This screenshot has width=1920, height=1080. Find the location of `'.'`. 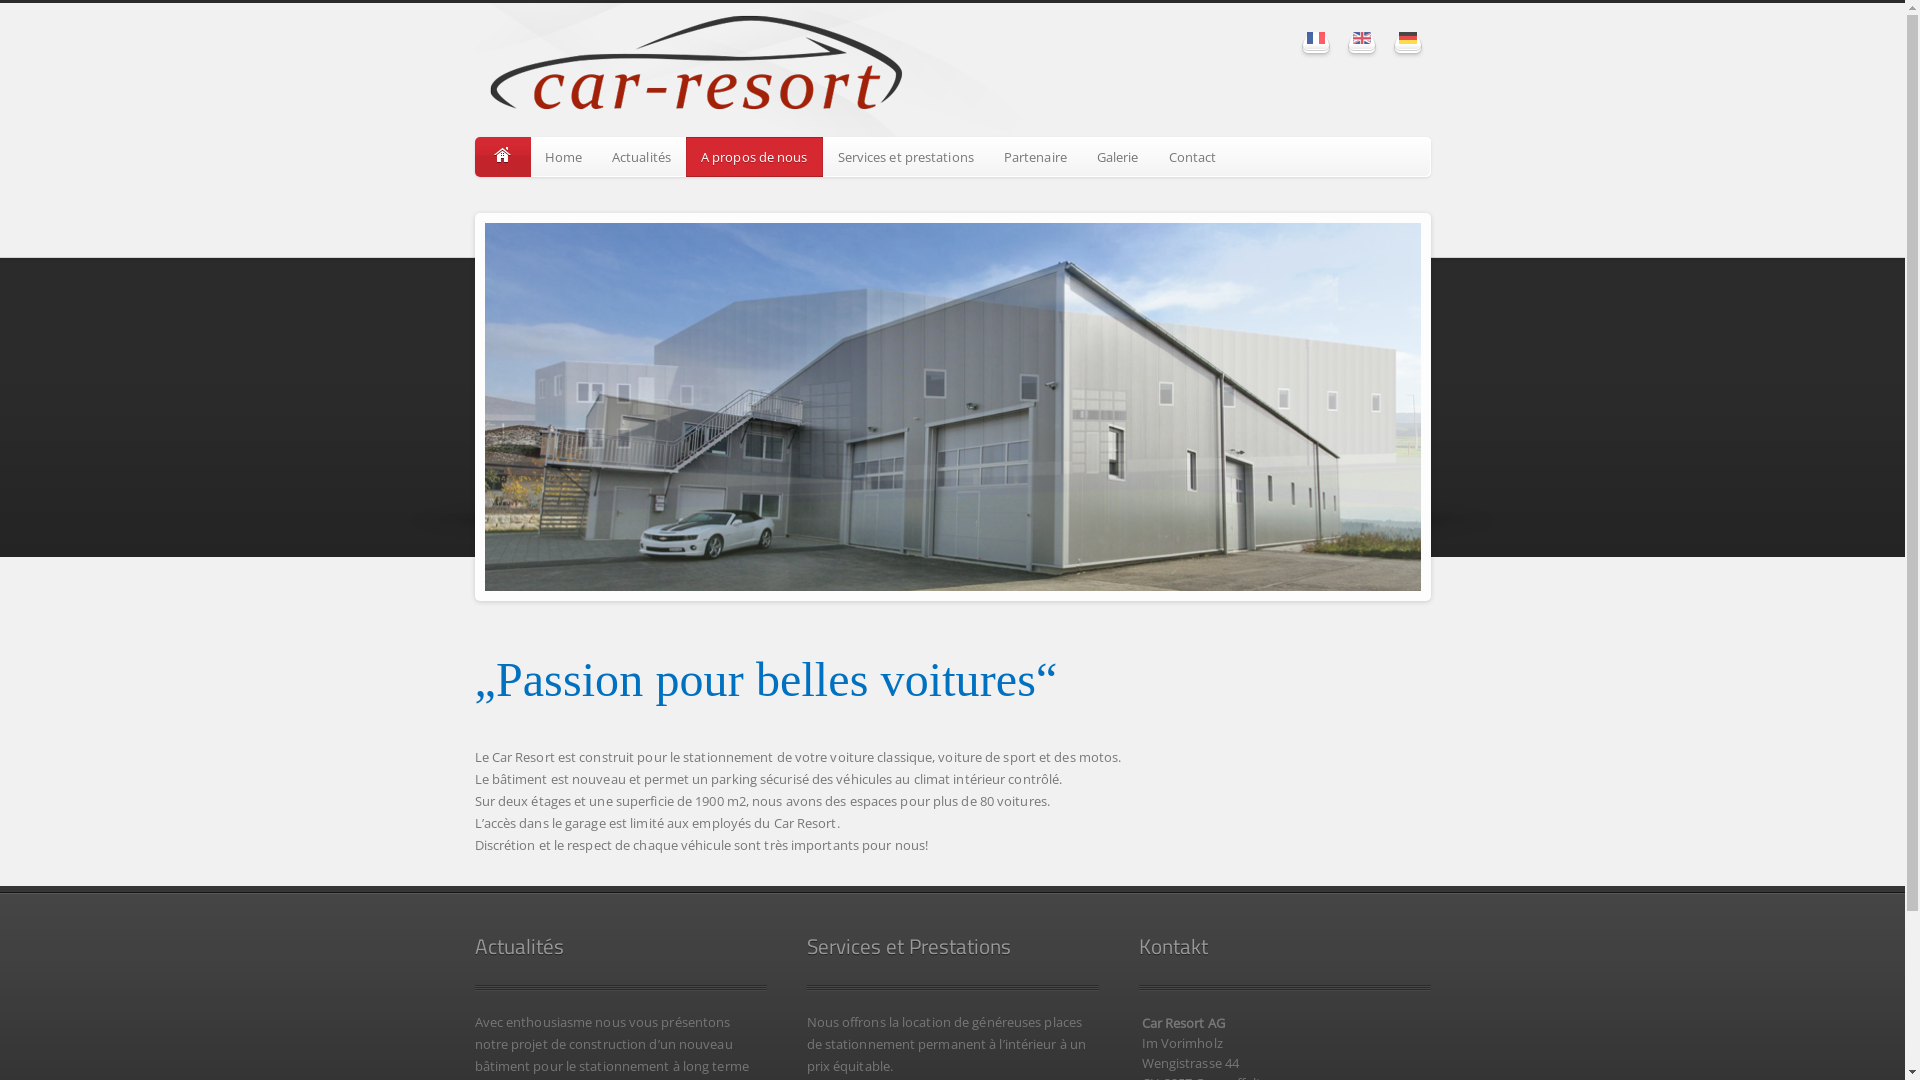

'.' is located at coordinates (502, 156).